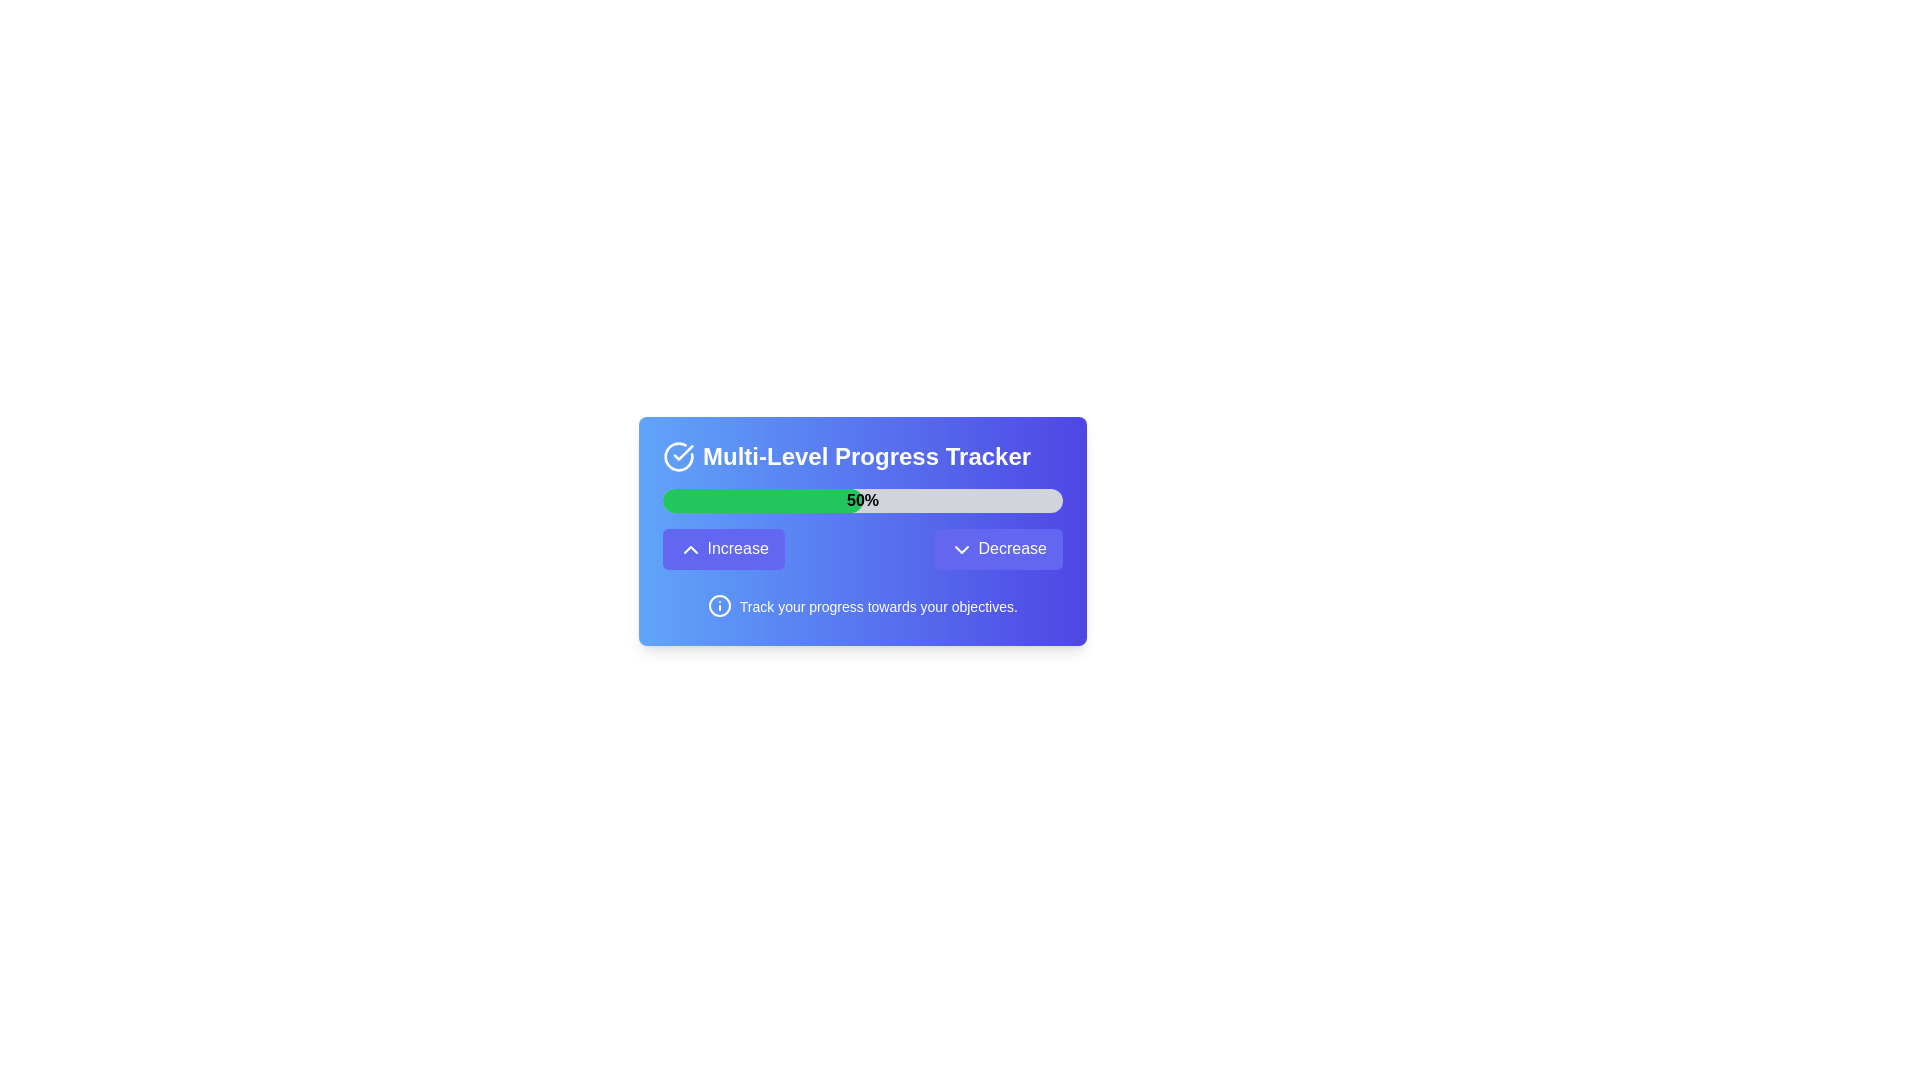  What do you see at coordinates (962, 549) in the screenshot?
I see `the downward-facing chevron icon located within the 'Decrease' button at the lower-right of the interface` at bounding box center [962, 549].